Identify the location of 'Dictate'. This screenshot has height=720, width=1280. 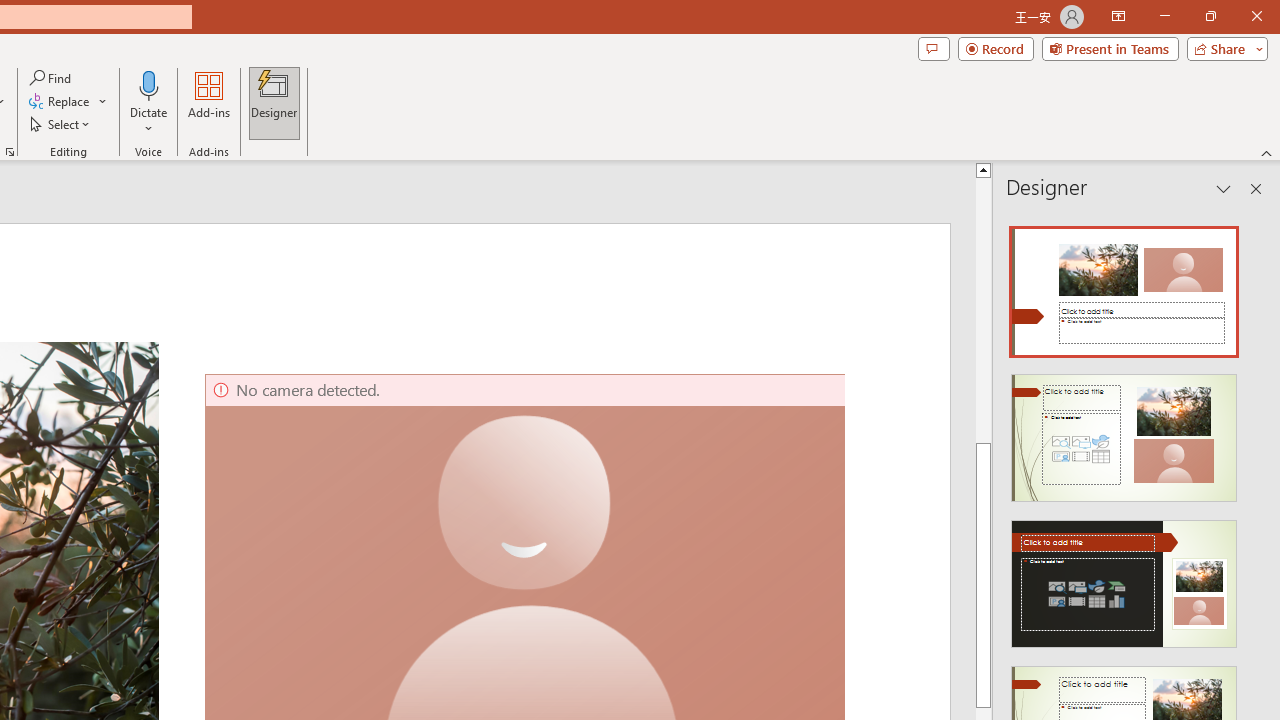
(148, 103).